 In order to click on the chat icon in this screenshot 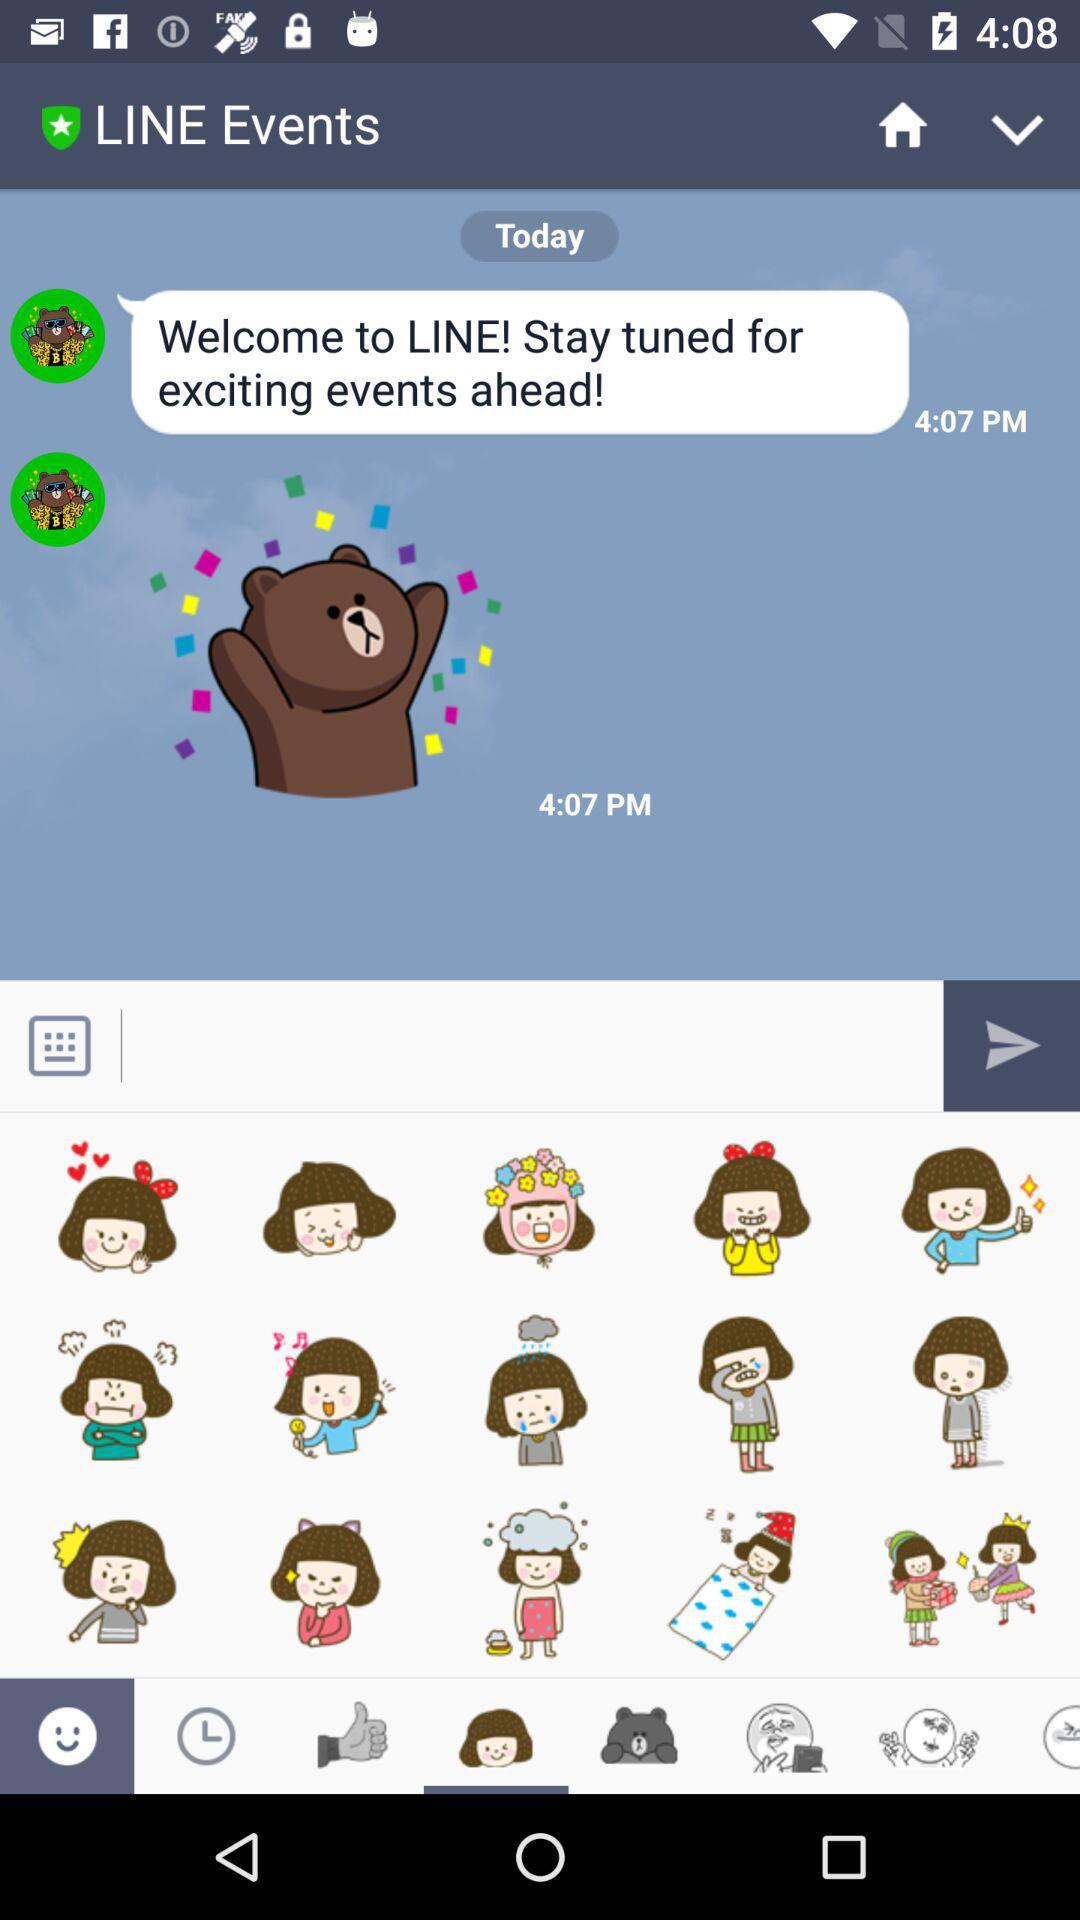, I will do `click(495, 1735)`.